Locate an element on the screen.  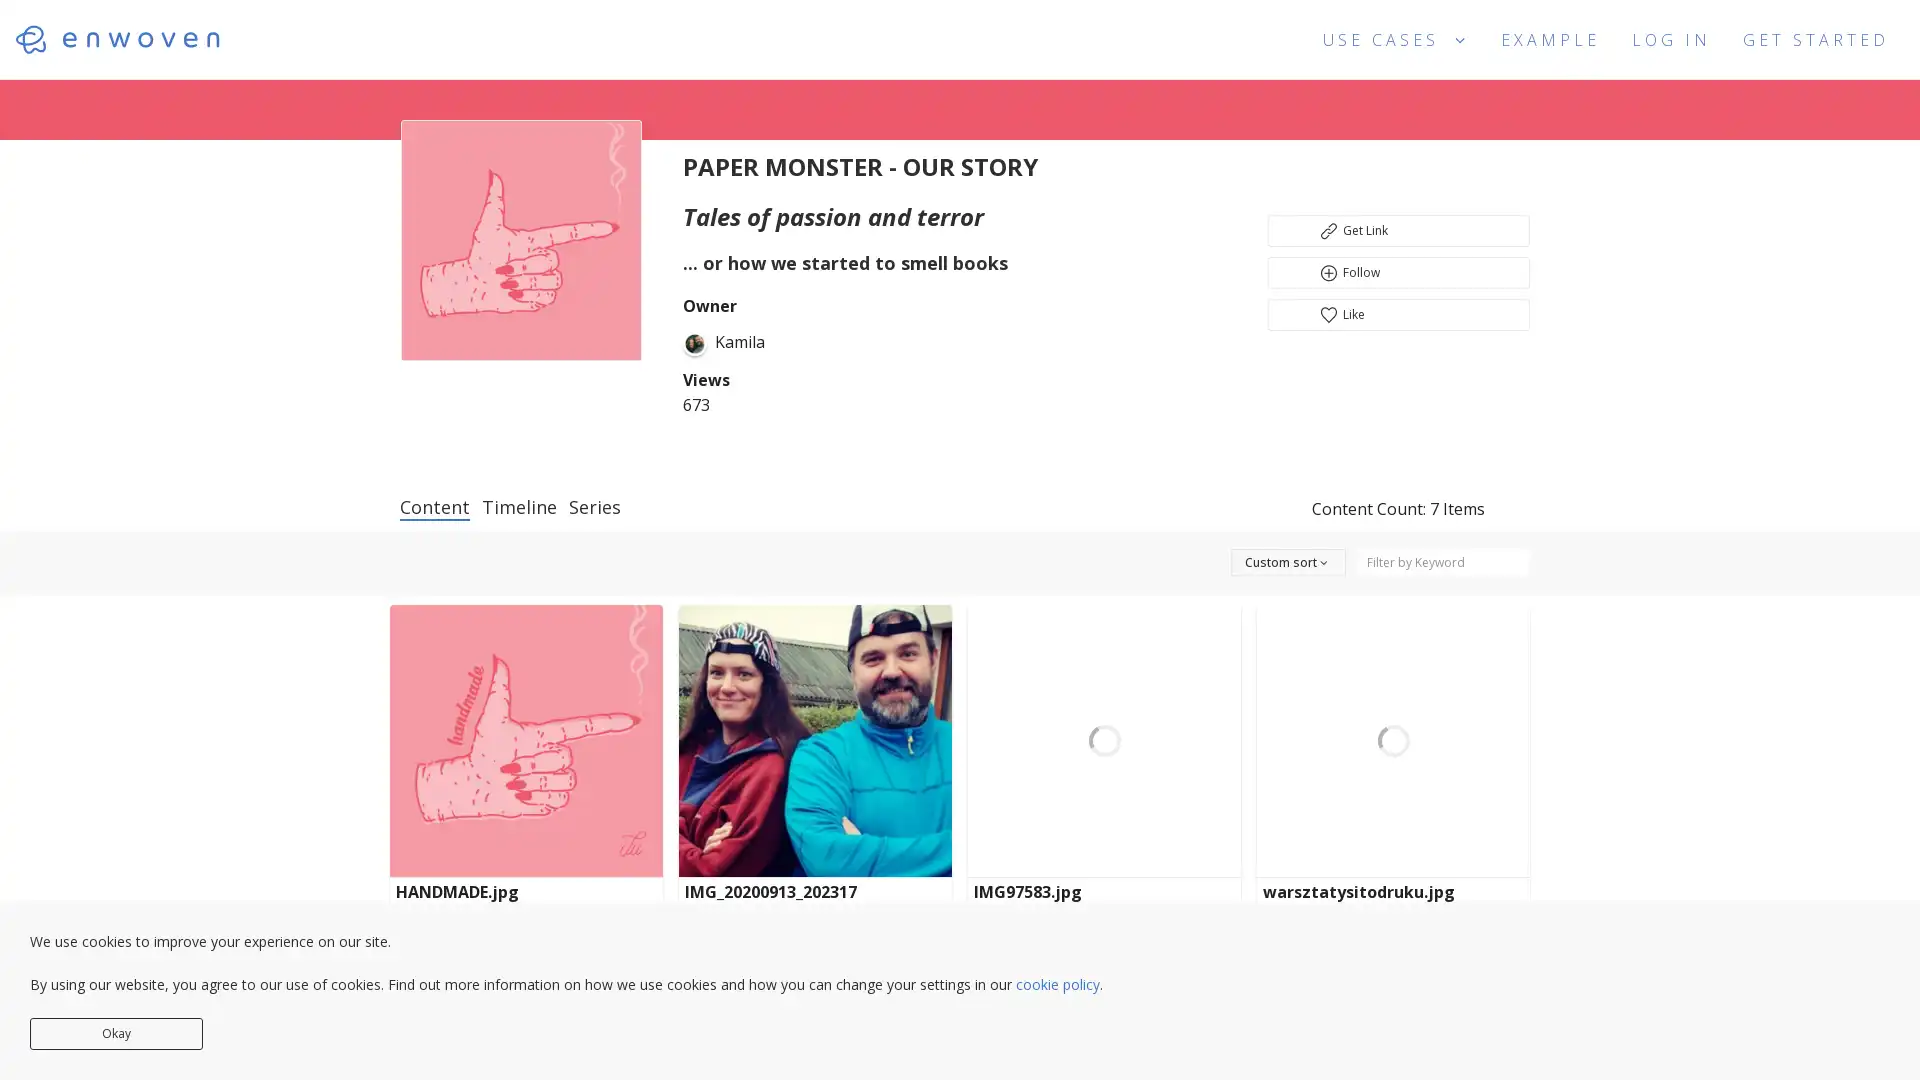
234 views image preview is located at coordinates (1103, 740).